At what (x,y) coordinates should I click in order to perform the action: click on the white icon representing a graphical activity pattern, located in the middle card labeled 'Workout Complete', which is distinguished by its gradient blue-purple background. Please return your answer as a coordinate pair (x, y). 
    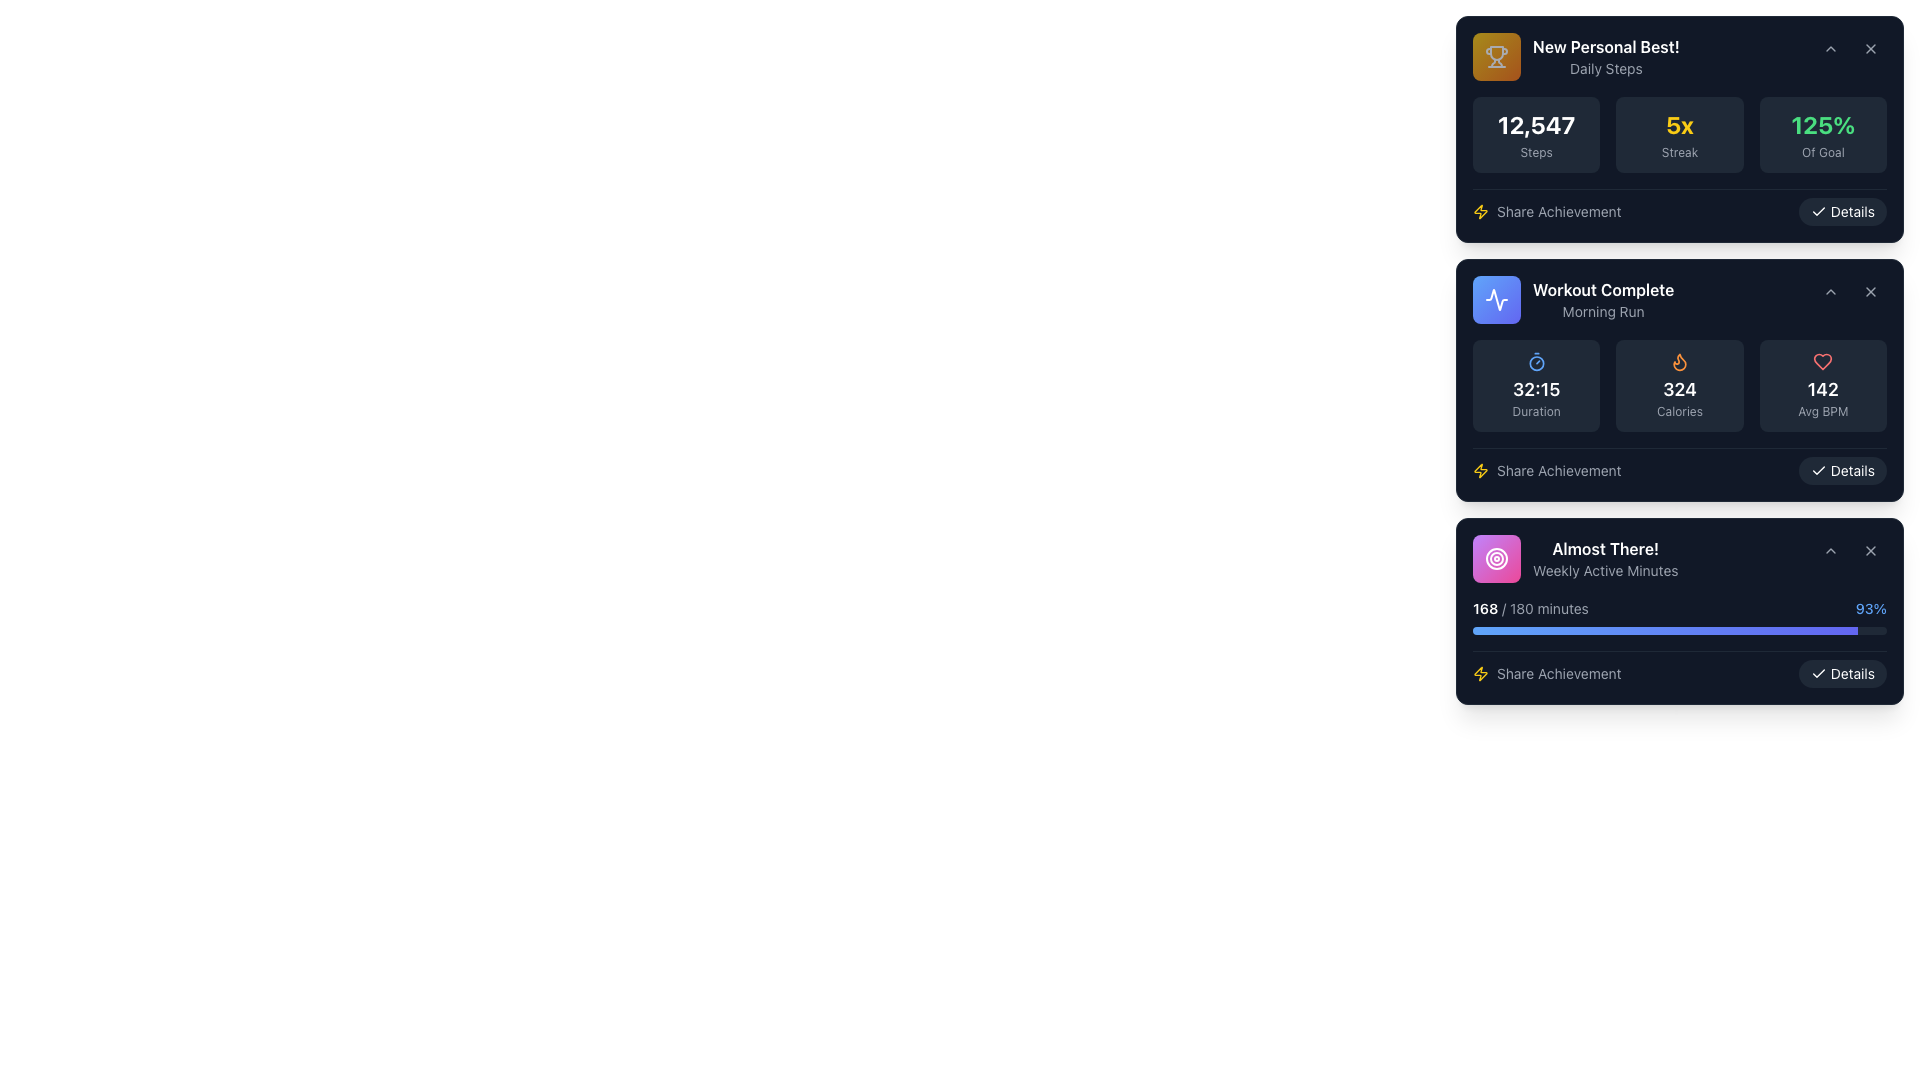
    Looking at the image, I should click on (1497, 300).